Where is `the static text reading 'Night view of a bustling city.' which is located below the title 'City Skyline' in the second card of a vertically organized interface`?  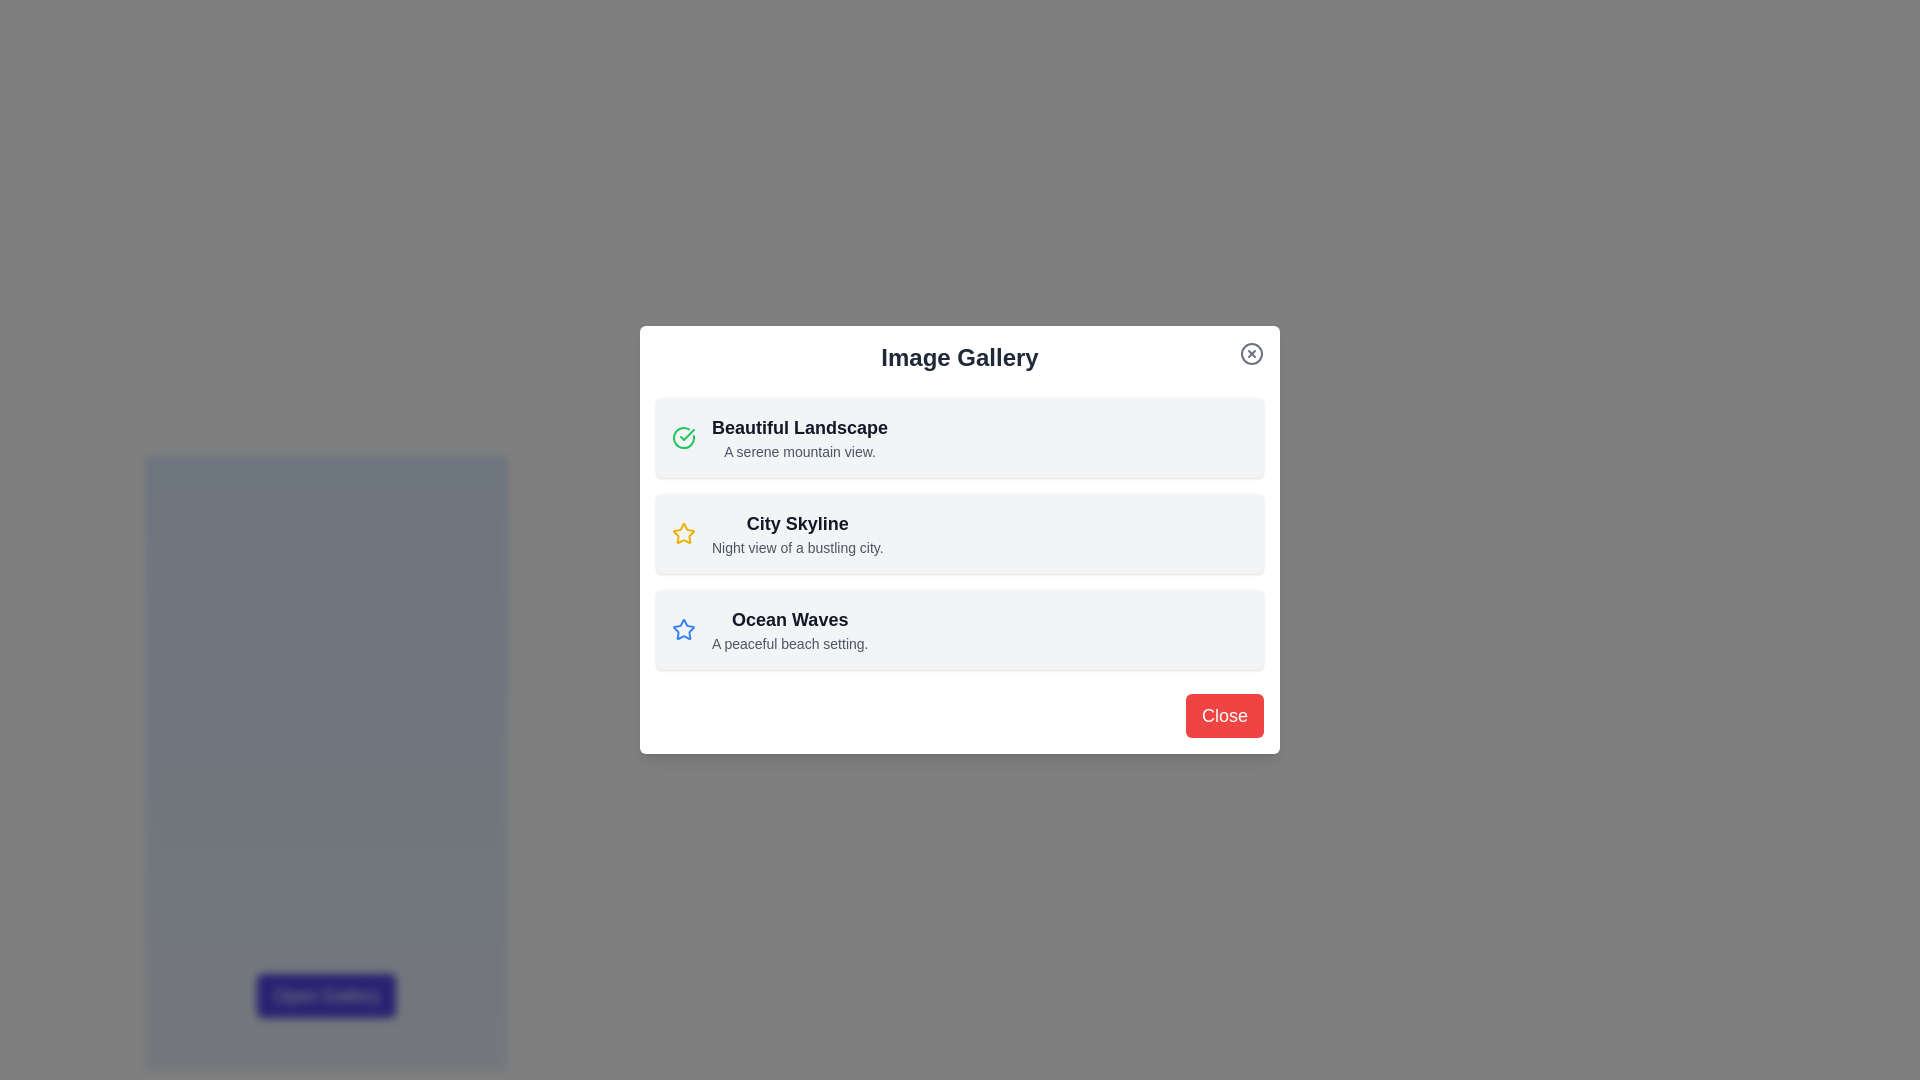
the static text reading 'Night view of a bustling city.' which is located below the title 'City Skyline' in the second card of a vertically organized interface is located at coordinates (796, 547).